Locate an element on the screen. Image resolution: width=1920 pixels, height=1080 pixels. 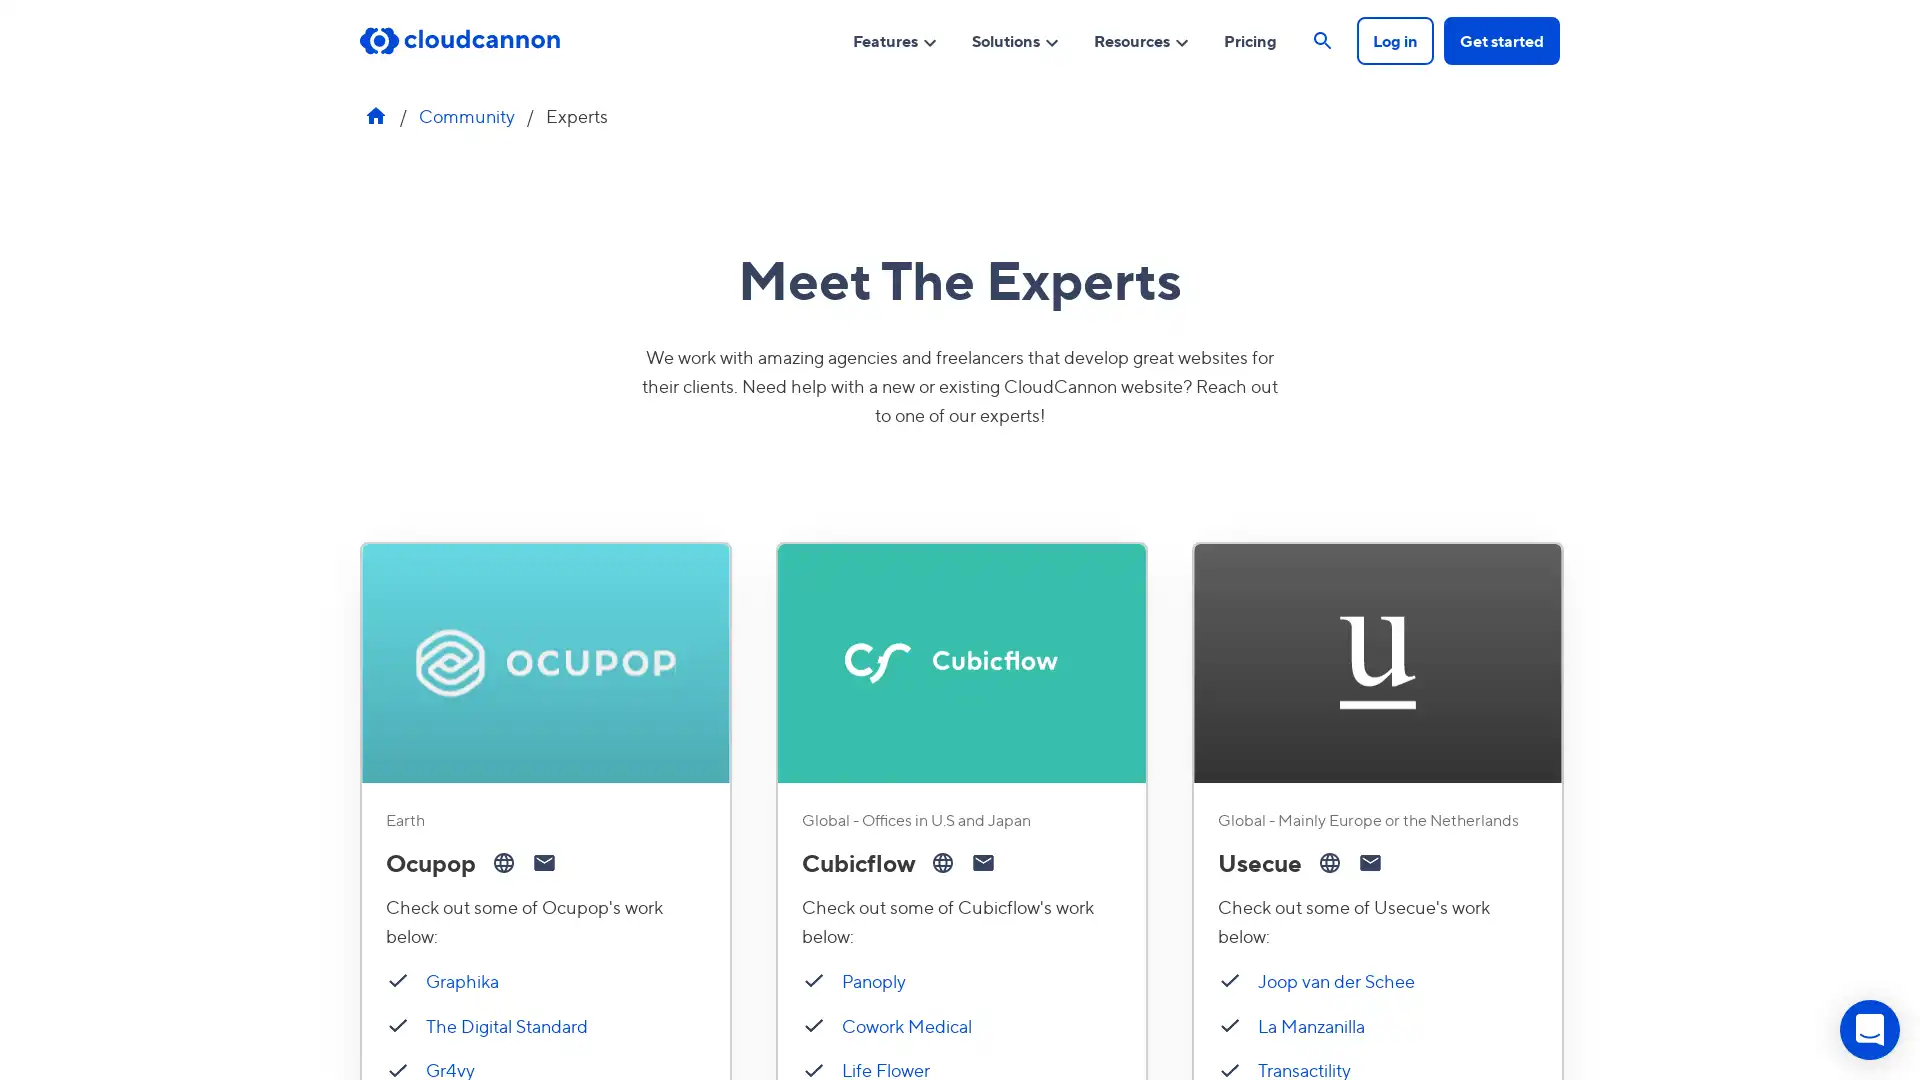
Features is located at coordinates (894, 39).